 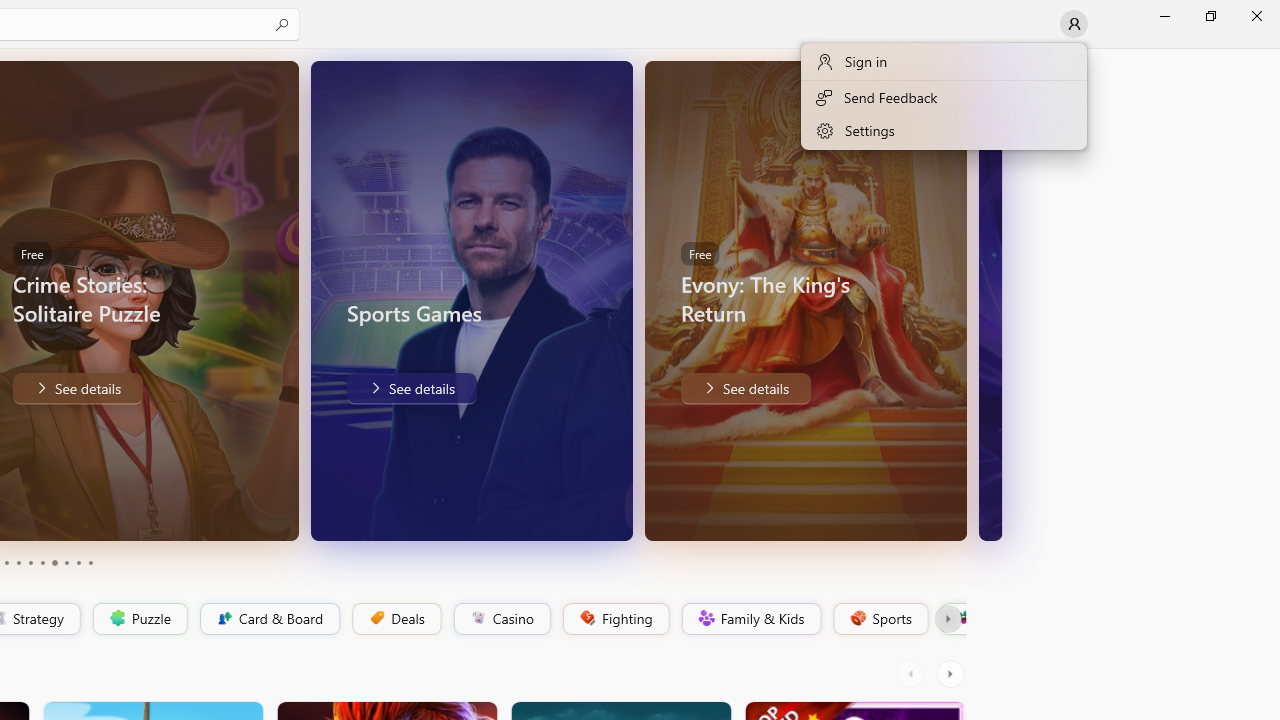 I want to click on 'Family & Kids', so click(x=749, y=618).